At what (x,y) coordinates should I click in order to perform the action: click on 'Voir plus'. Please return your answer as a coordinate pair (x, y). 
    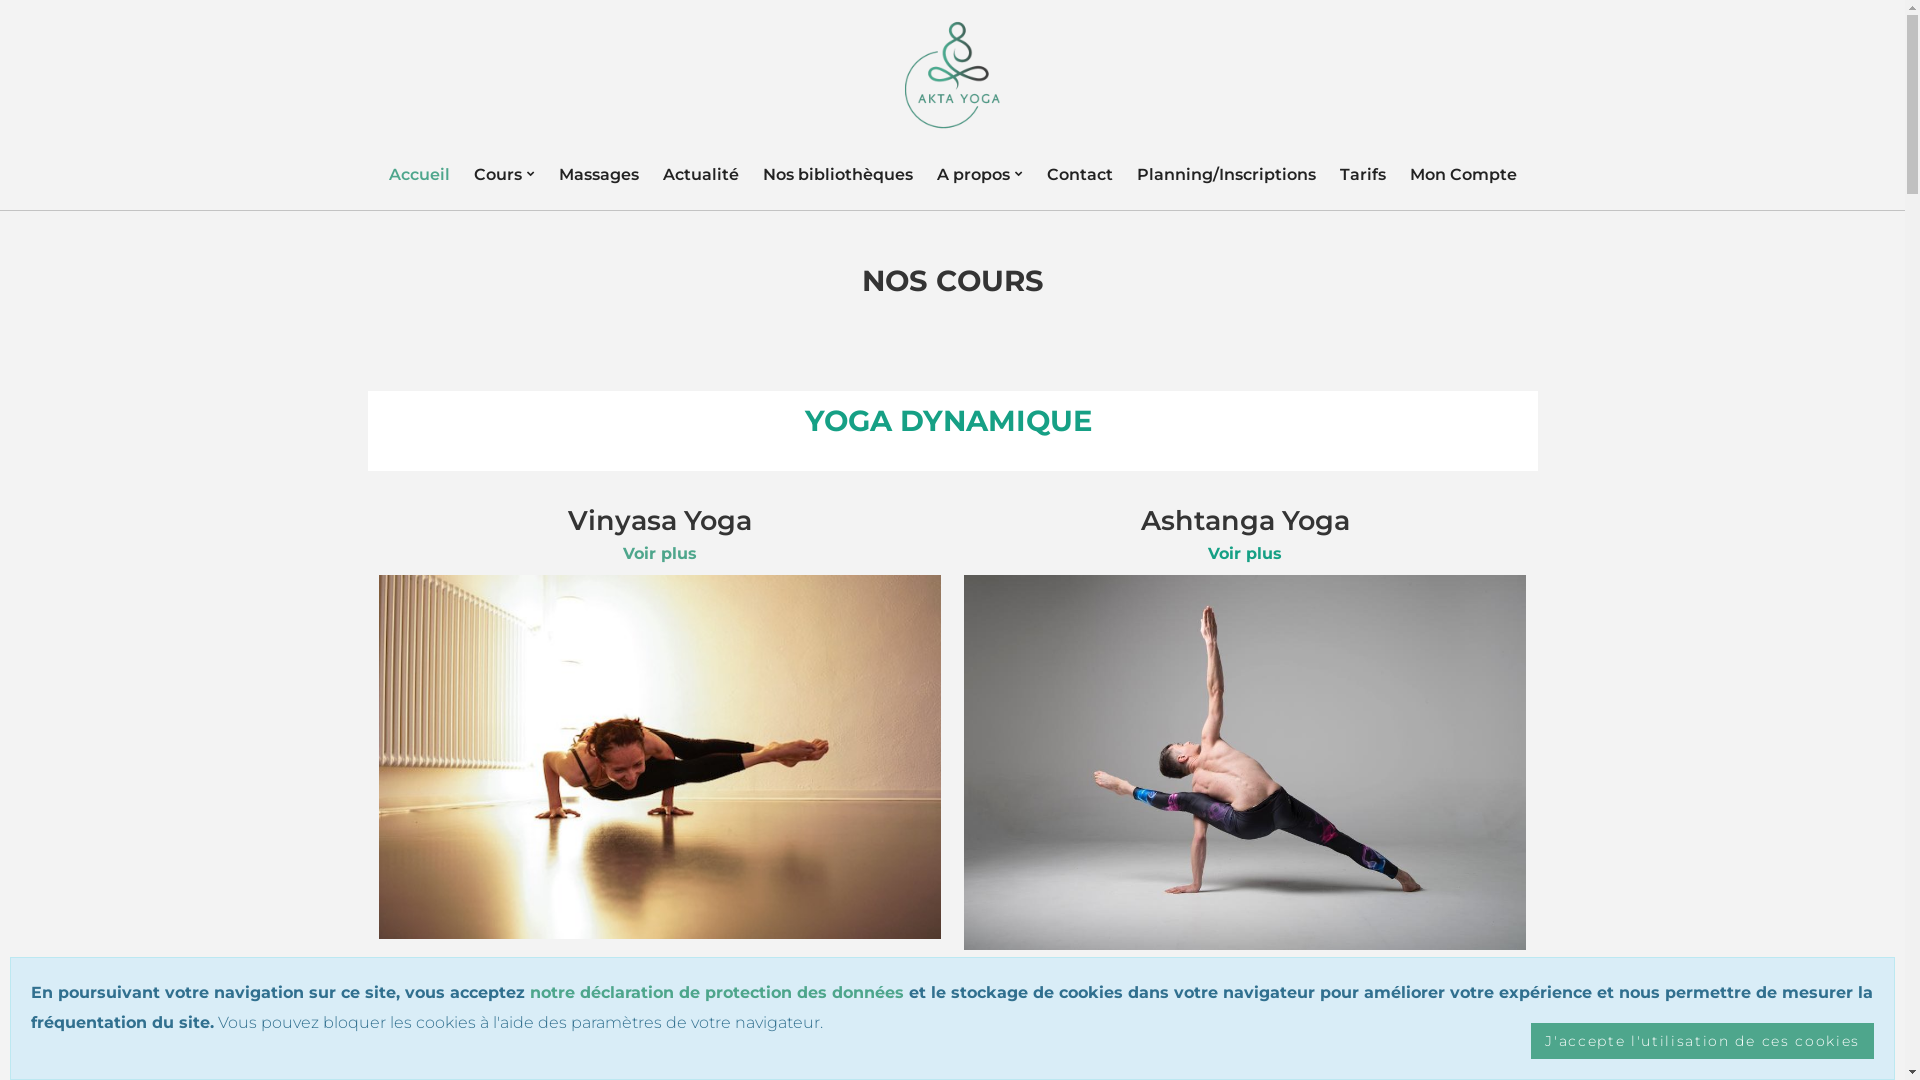
    Looking at the image, I should click on (1207, 1050).